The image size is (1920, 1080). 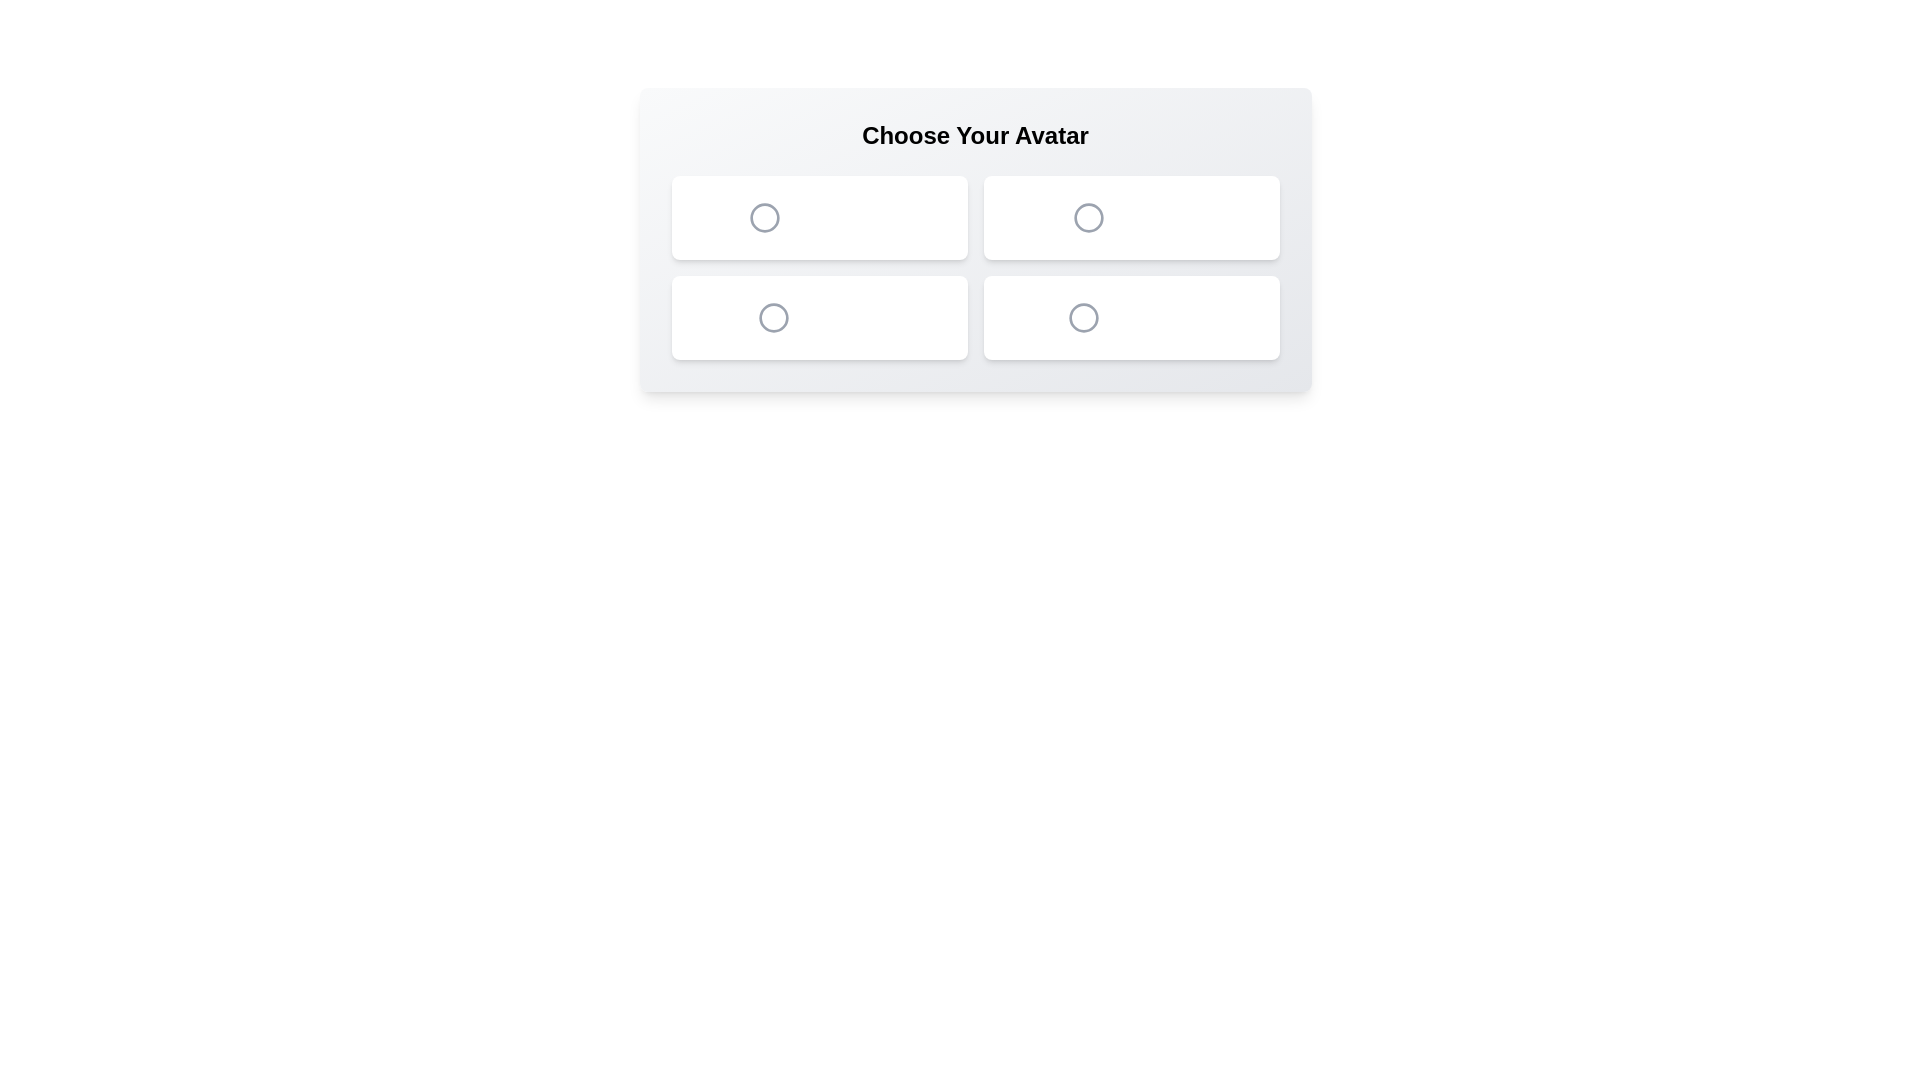 I want to click on the circular selection indicator located in the bottom-right card, which indicates the state of the card next to the label 'Innovator', so click(x=1083, y=316).